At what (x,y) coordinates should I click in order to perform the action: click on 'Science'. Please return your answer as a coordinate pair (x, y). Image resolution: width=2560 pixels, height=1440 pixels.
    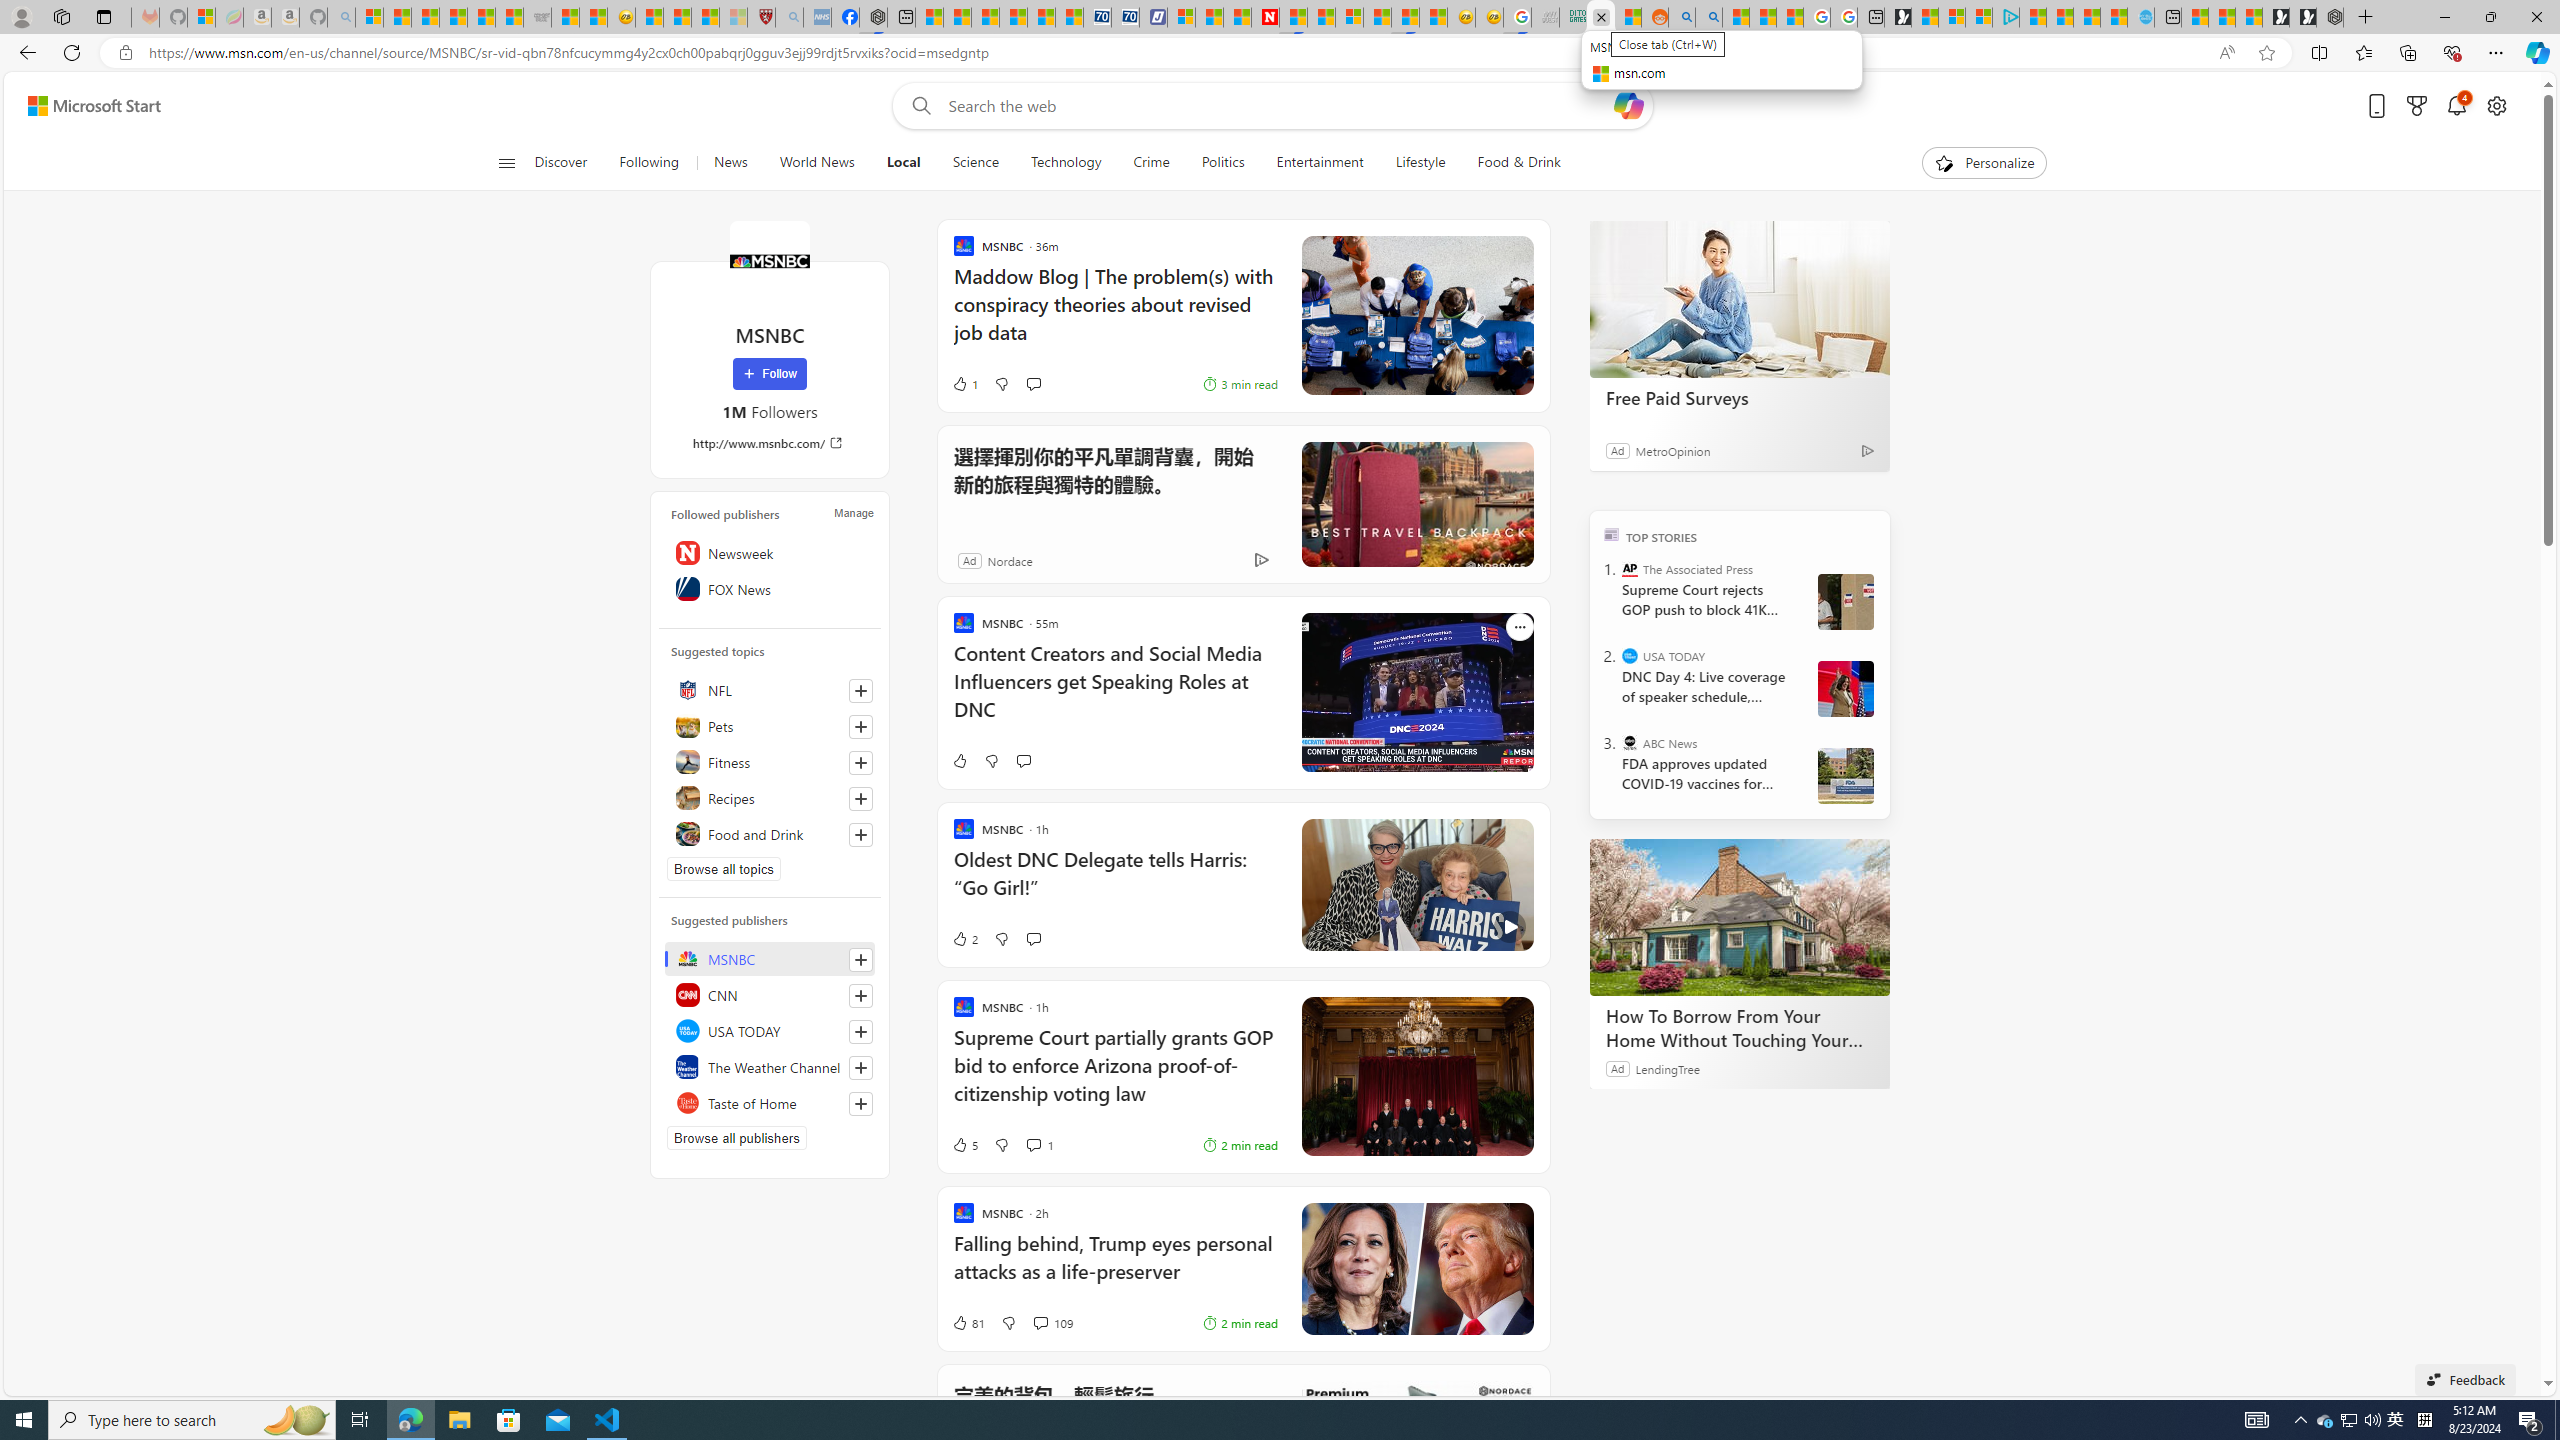
    Looking at the image, I should click on (974, 162).